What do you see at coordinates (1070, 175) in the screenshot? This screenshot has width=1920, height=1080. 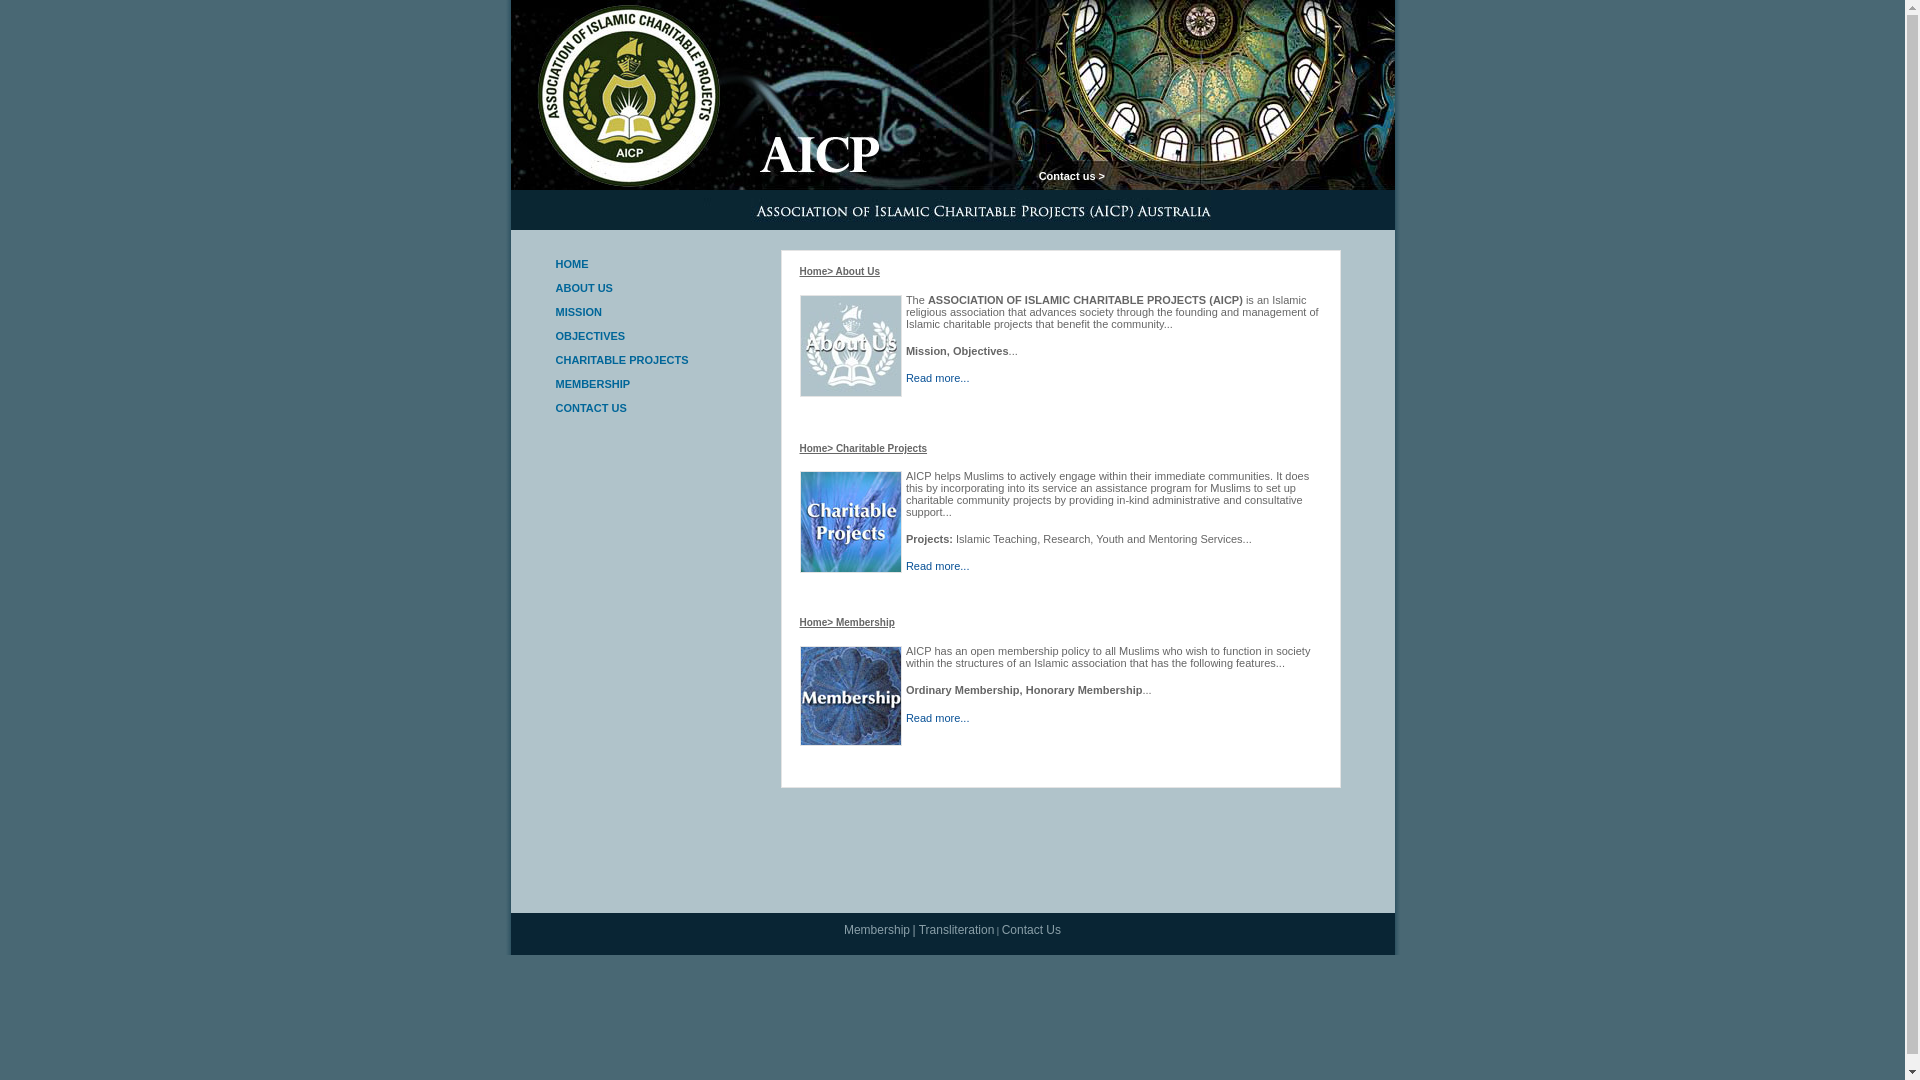 I see `'Contact us >'` at bounding box center [1070, 175].